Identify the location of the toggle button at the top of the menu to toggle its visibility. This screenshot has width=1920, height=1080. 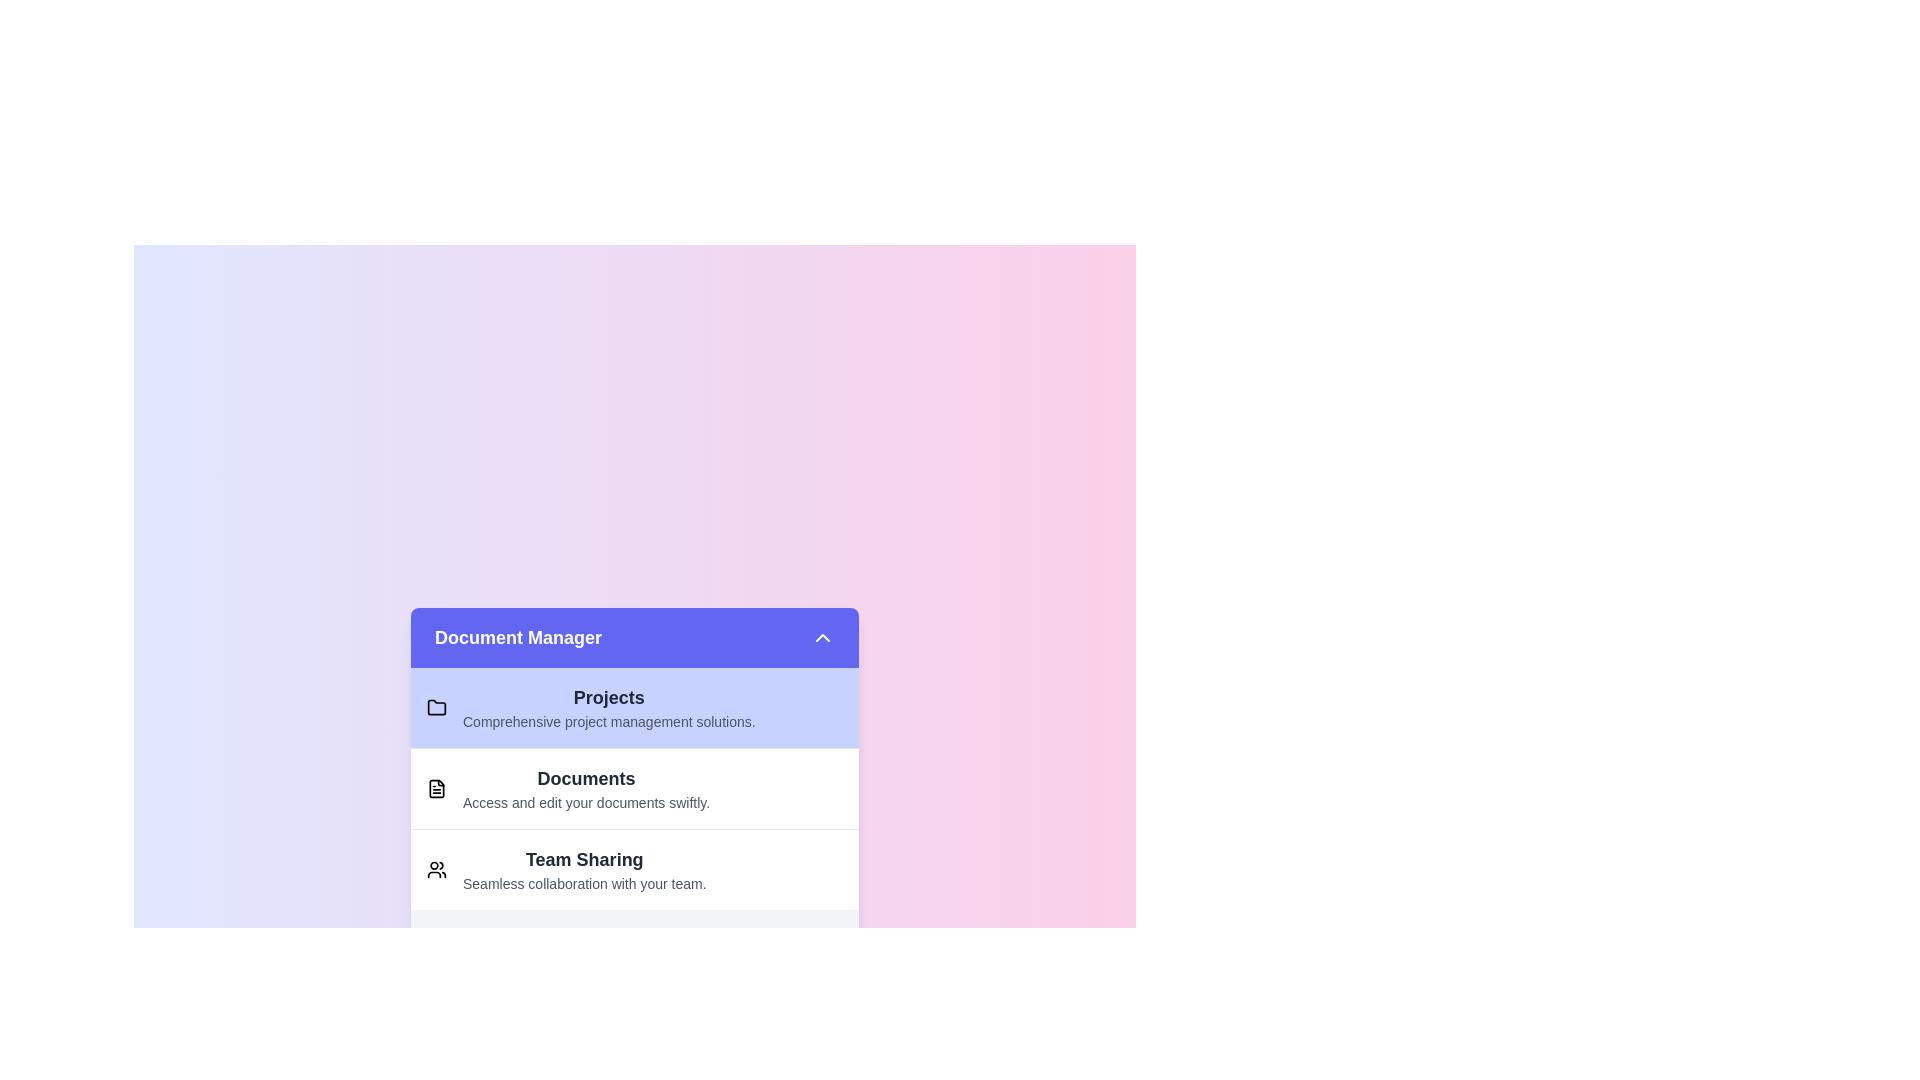
(633, 637).